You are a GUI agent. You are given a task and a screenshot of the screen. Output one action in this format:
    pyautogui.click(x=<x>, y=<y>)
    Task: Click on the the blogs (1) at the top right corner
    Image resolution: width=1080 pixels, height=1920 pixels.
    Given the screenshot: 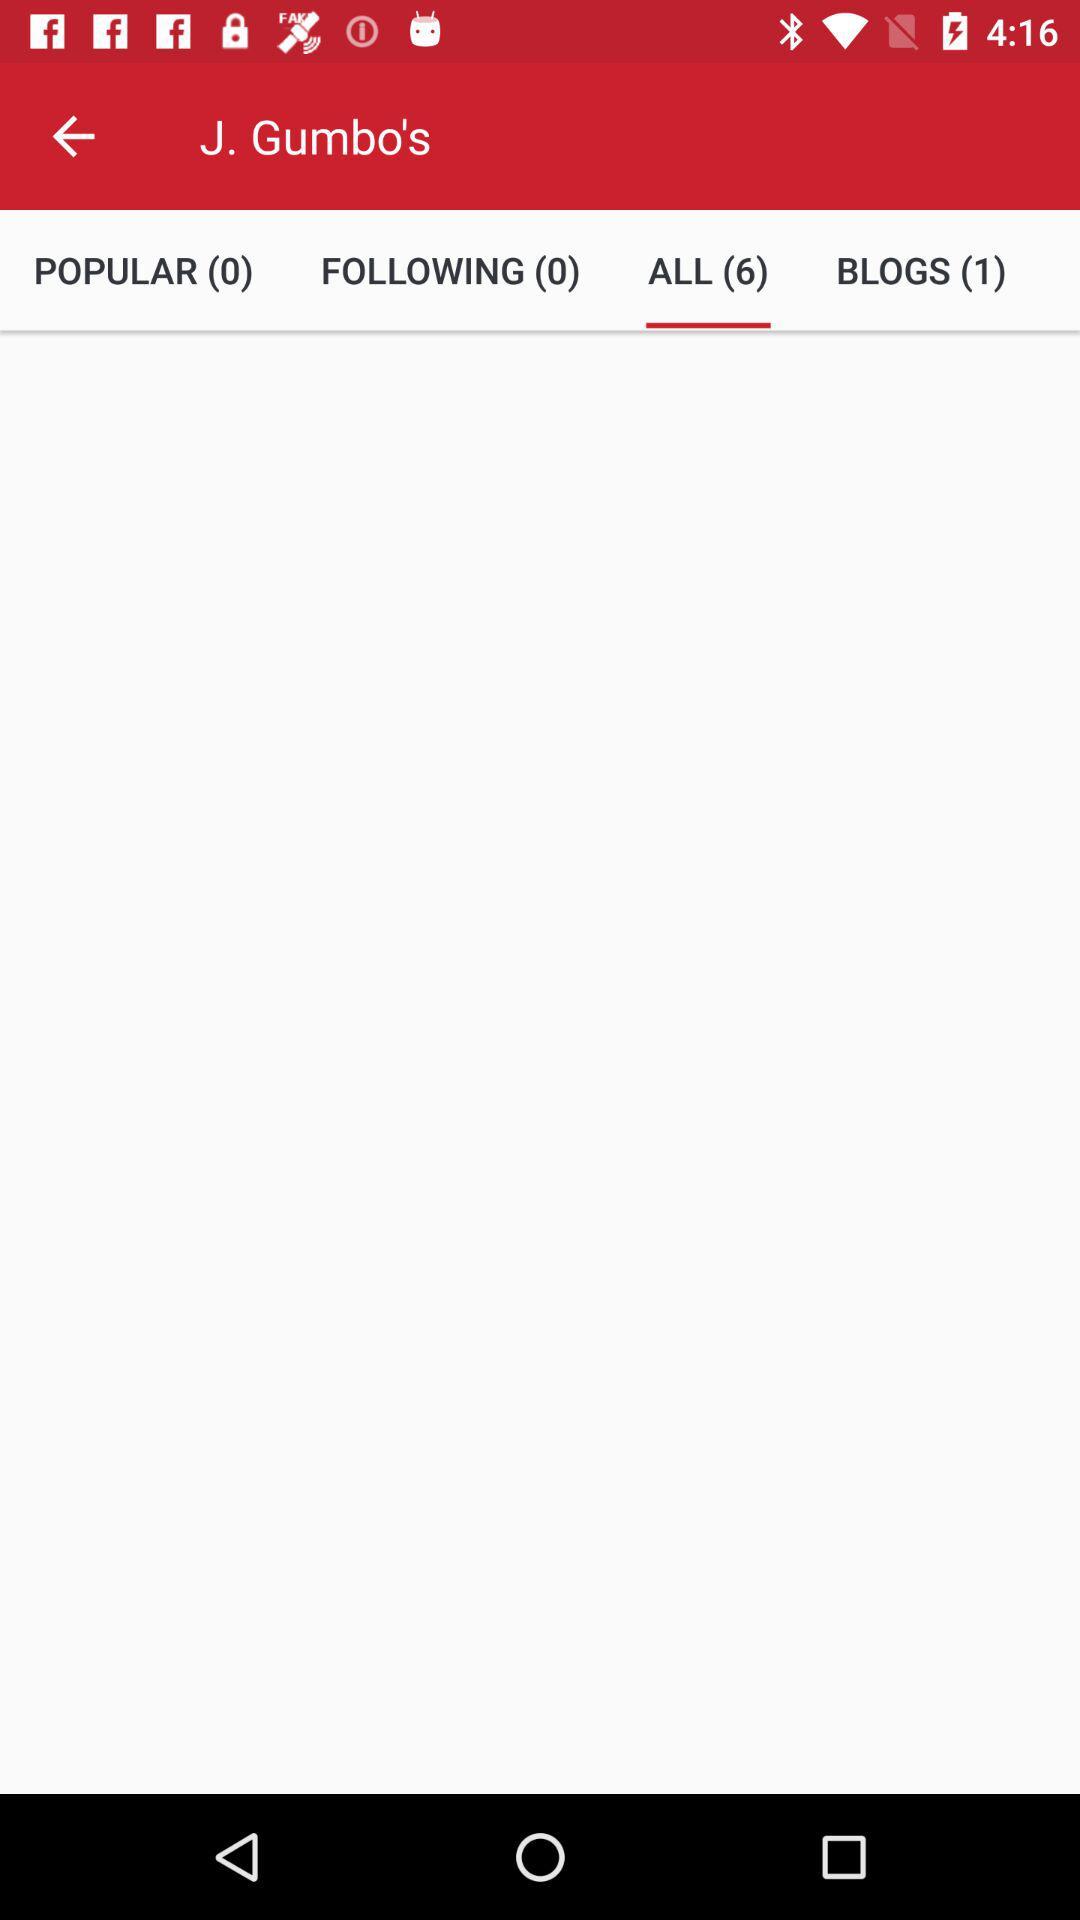 What is the action you would take?
    pyautogui.click(x=921, y=269)
    